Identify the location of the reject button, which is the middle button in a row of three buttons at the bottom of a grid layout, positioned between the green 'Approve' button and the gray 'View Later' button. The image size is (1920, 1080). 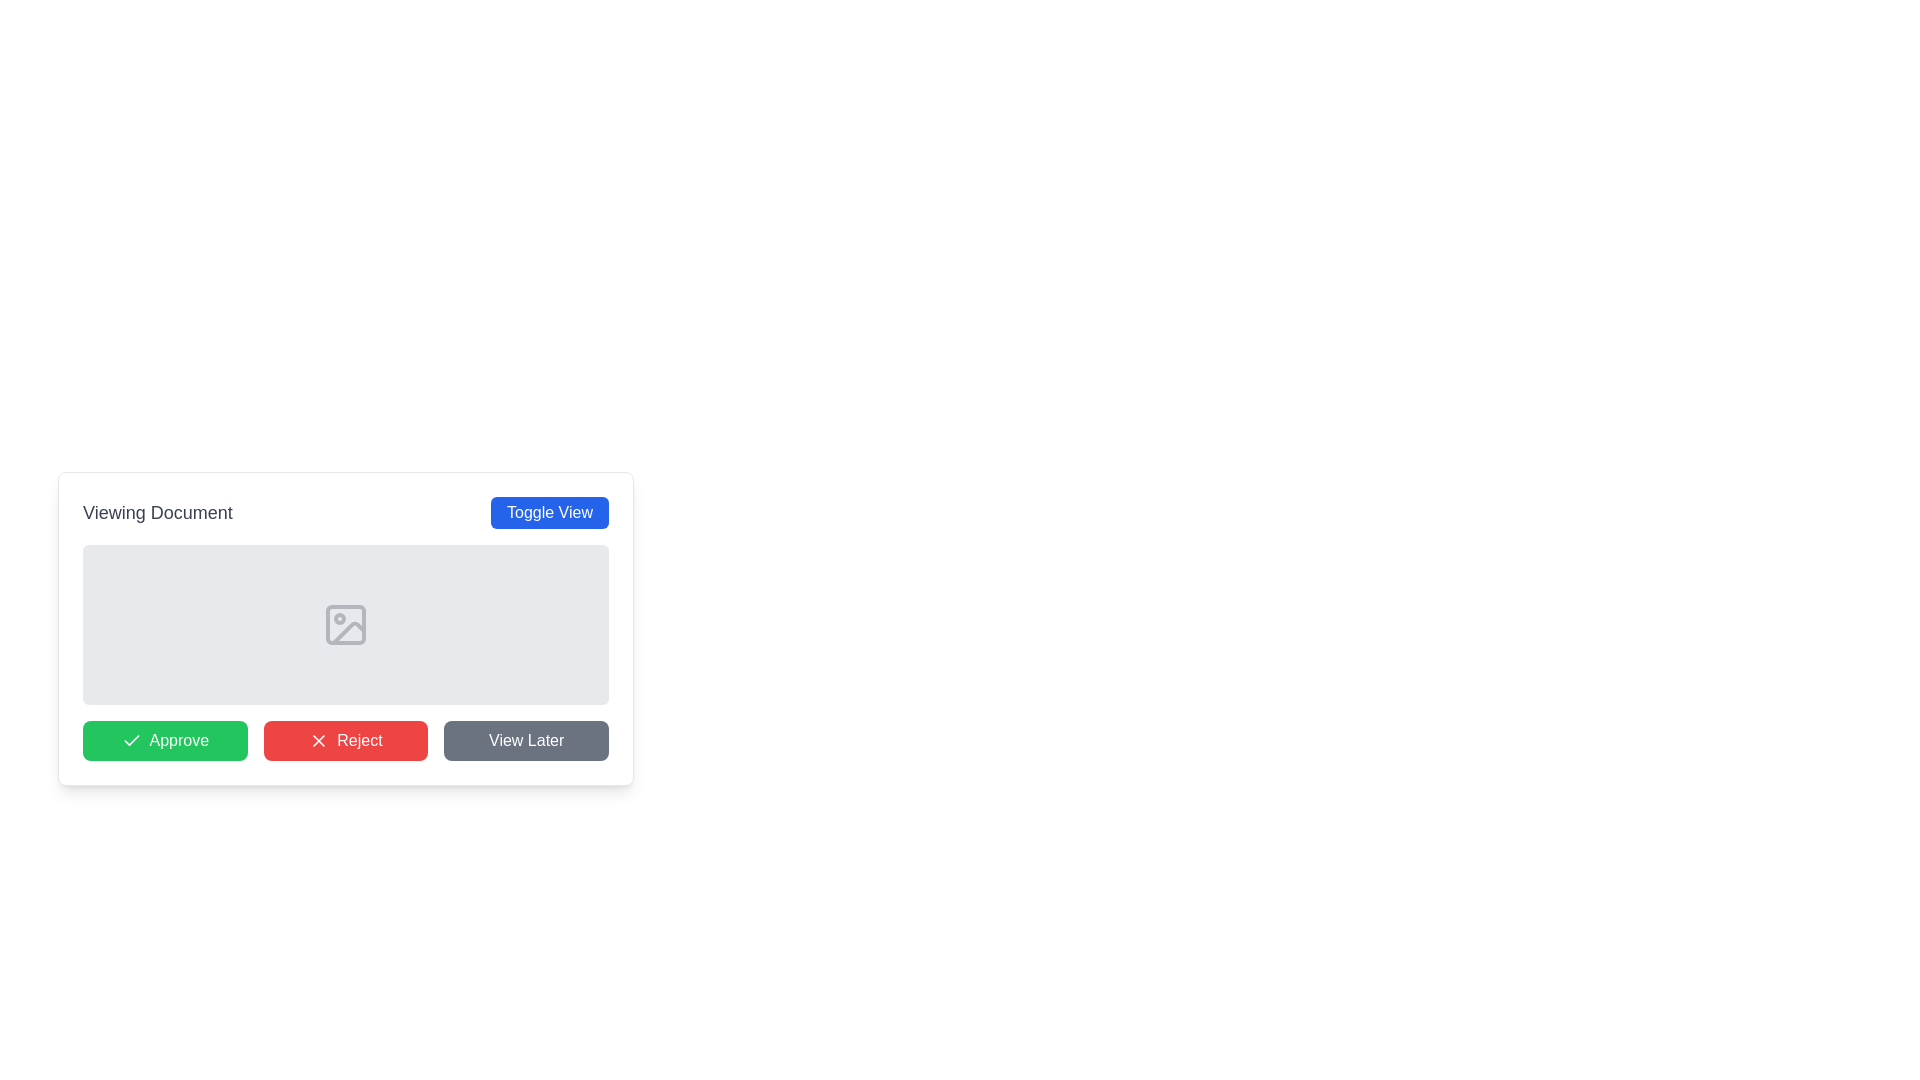
(345, 740).